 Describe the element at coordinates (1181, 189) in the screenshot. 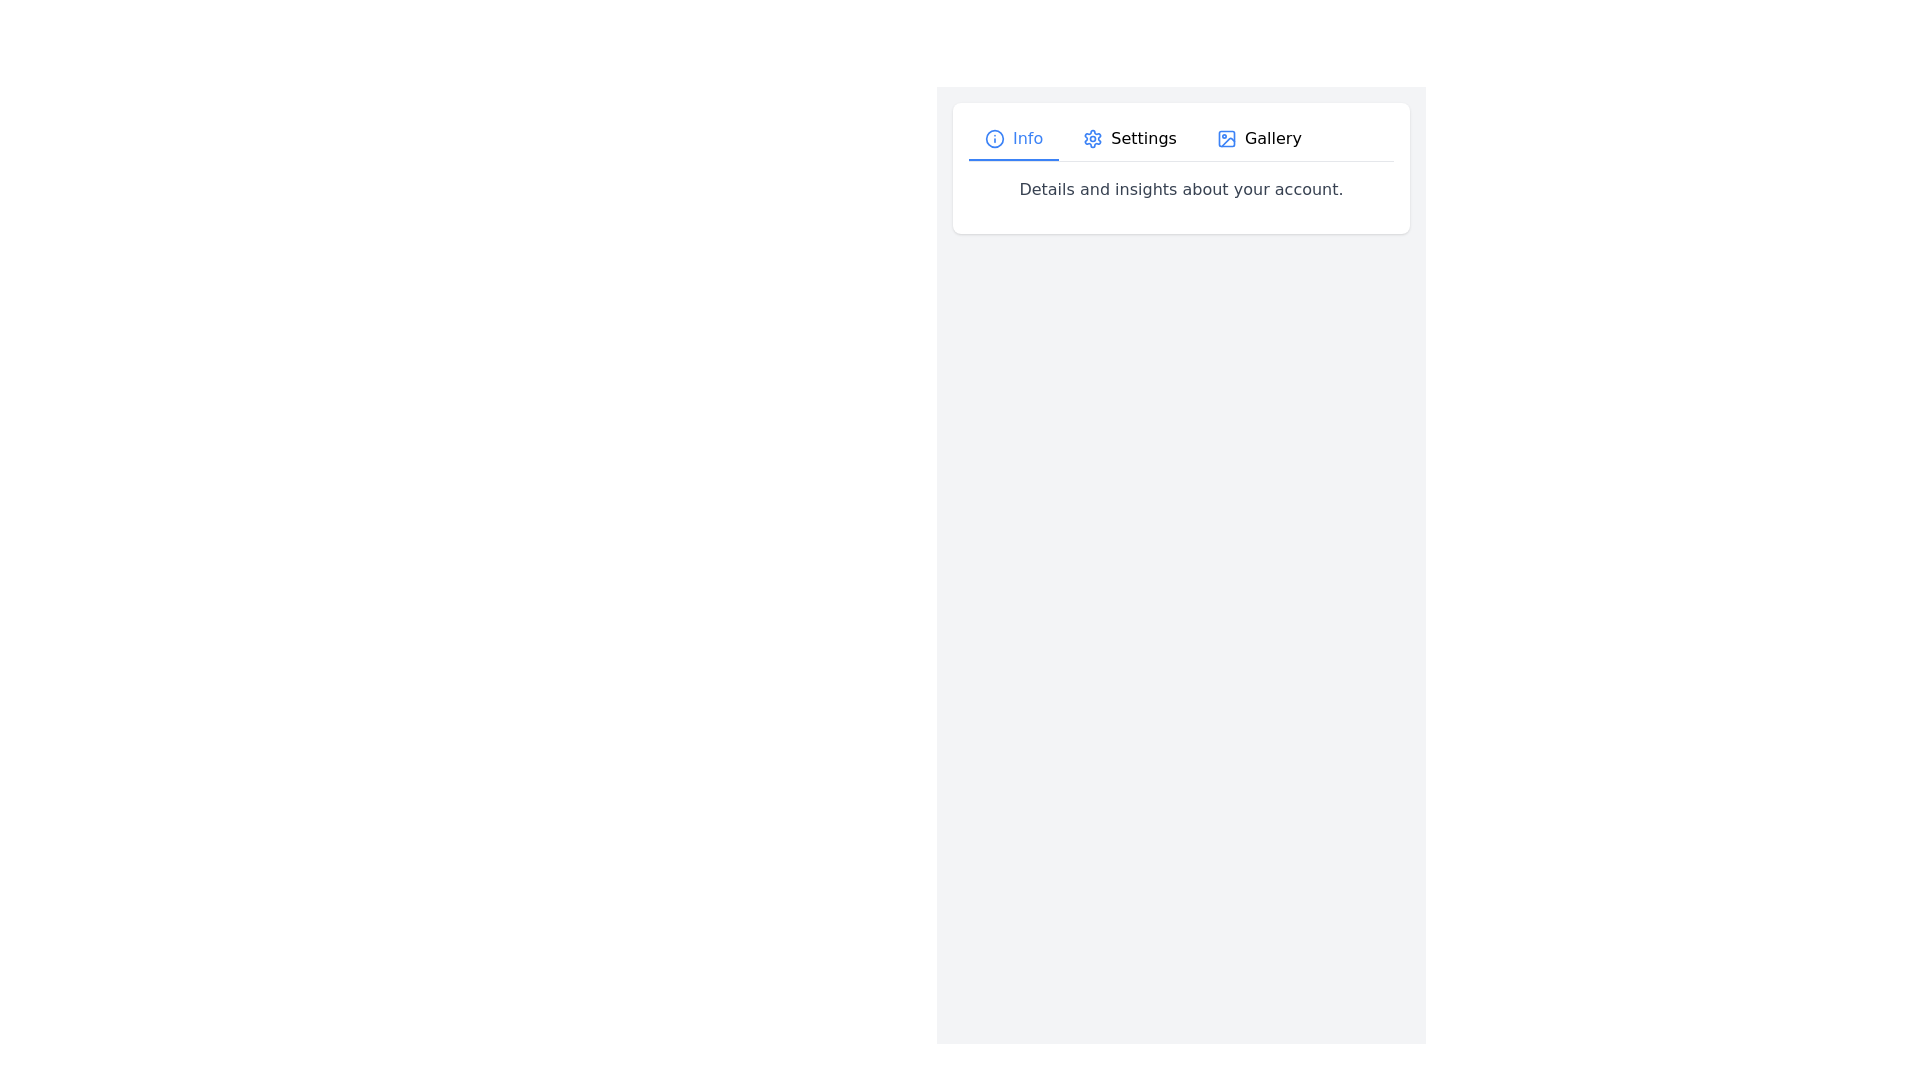

I see `the text block containing 'Details and insights about your account', which is styled with gray font color and positioned below the Info tab in the navigation component` at that location.